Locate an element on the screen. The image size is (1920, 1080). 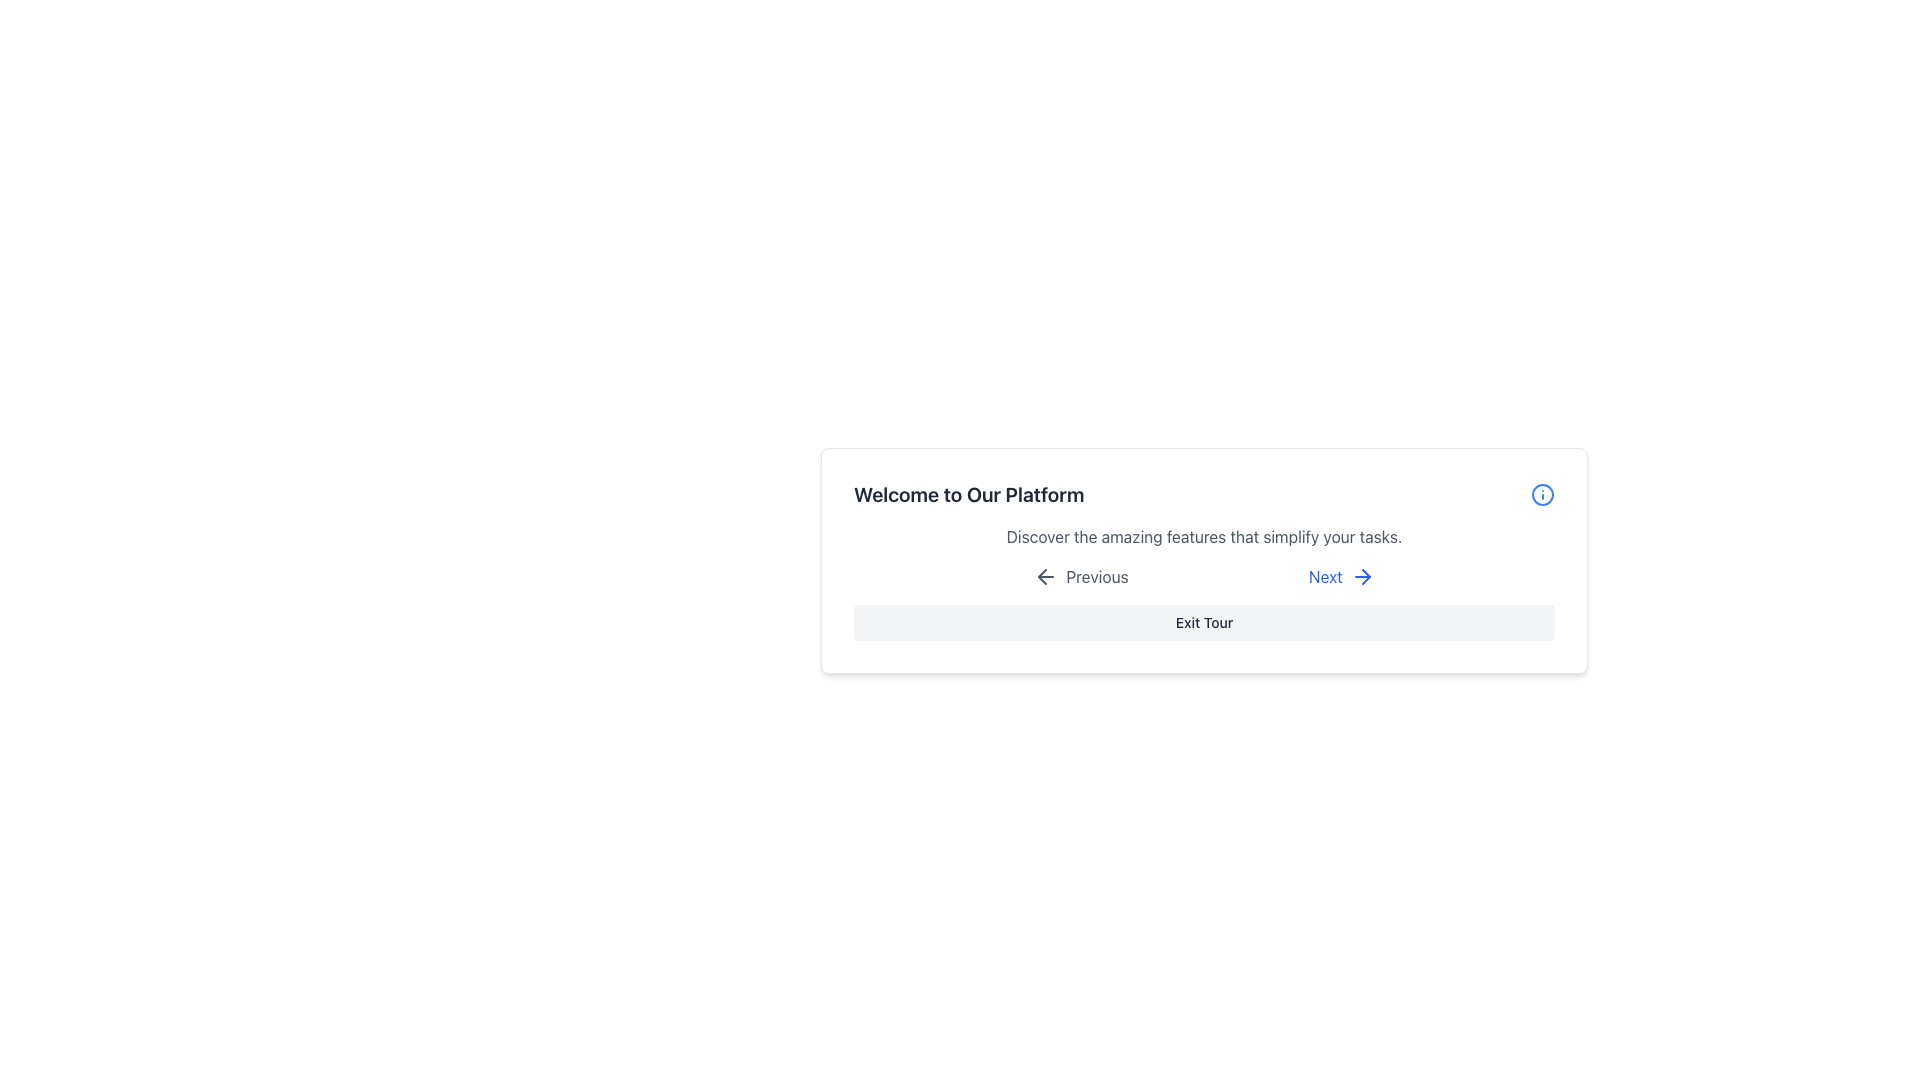
the 'Exit Tour' button, which is a light gray rectangular button with rounded corners located at the bottom center of the popup section is located at coordinates (1203, 622).